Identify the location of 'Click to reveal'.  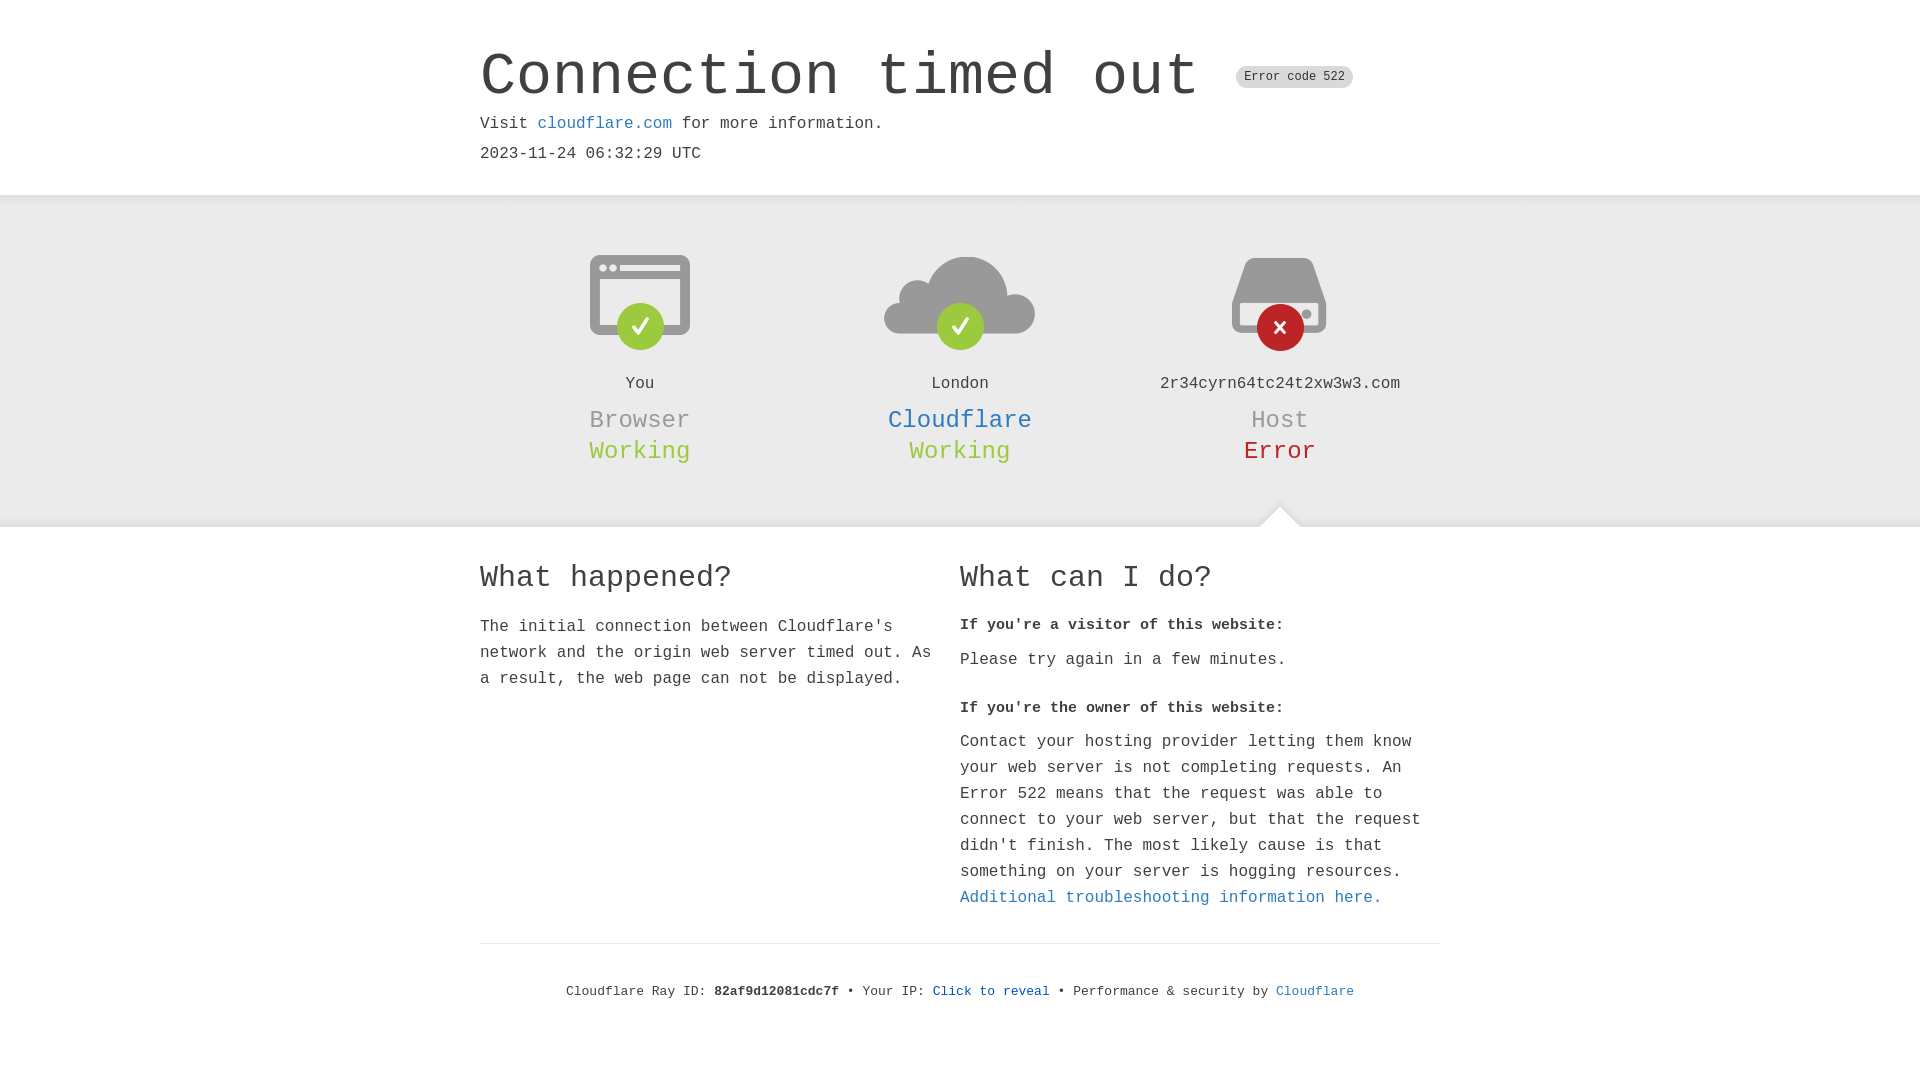
(931, 991).